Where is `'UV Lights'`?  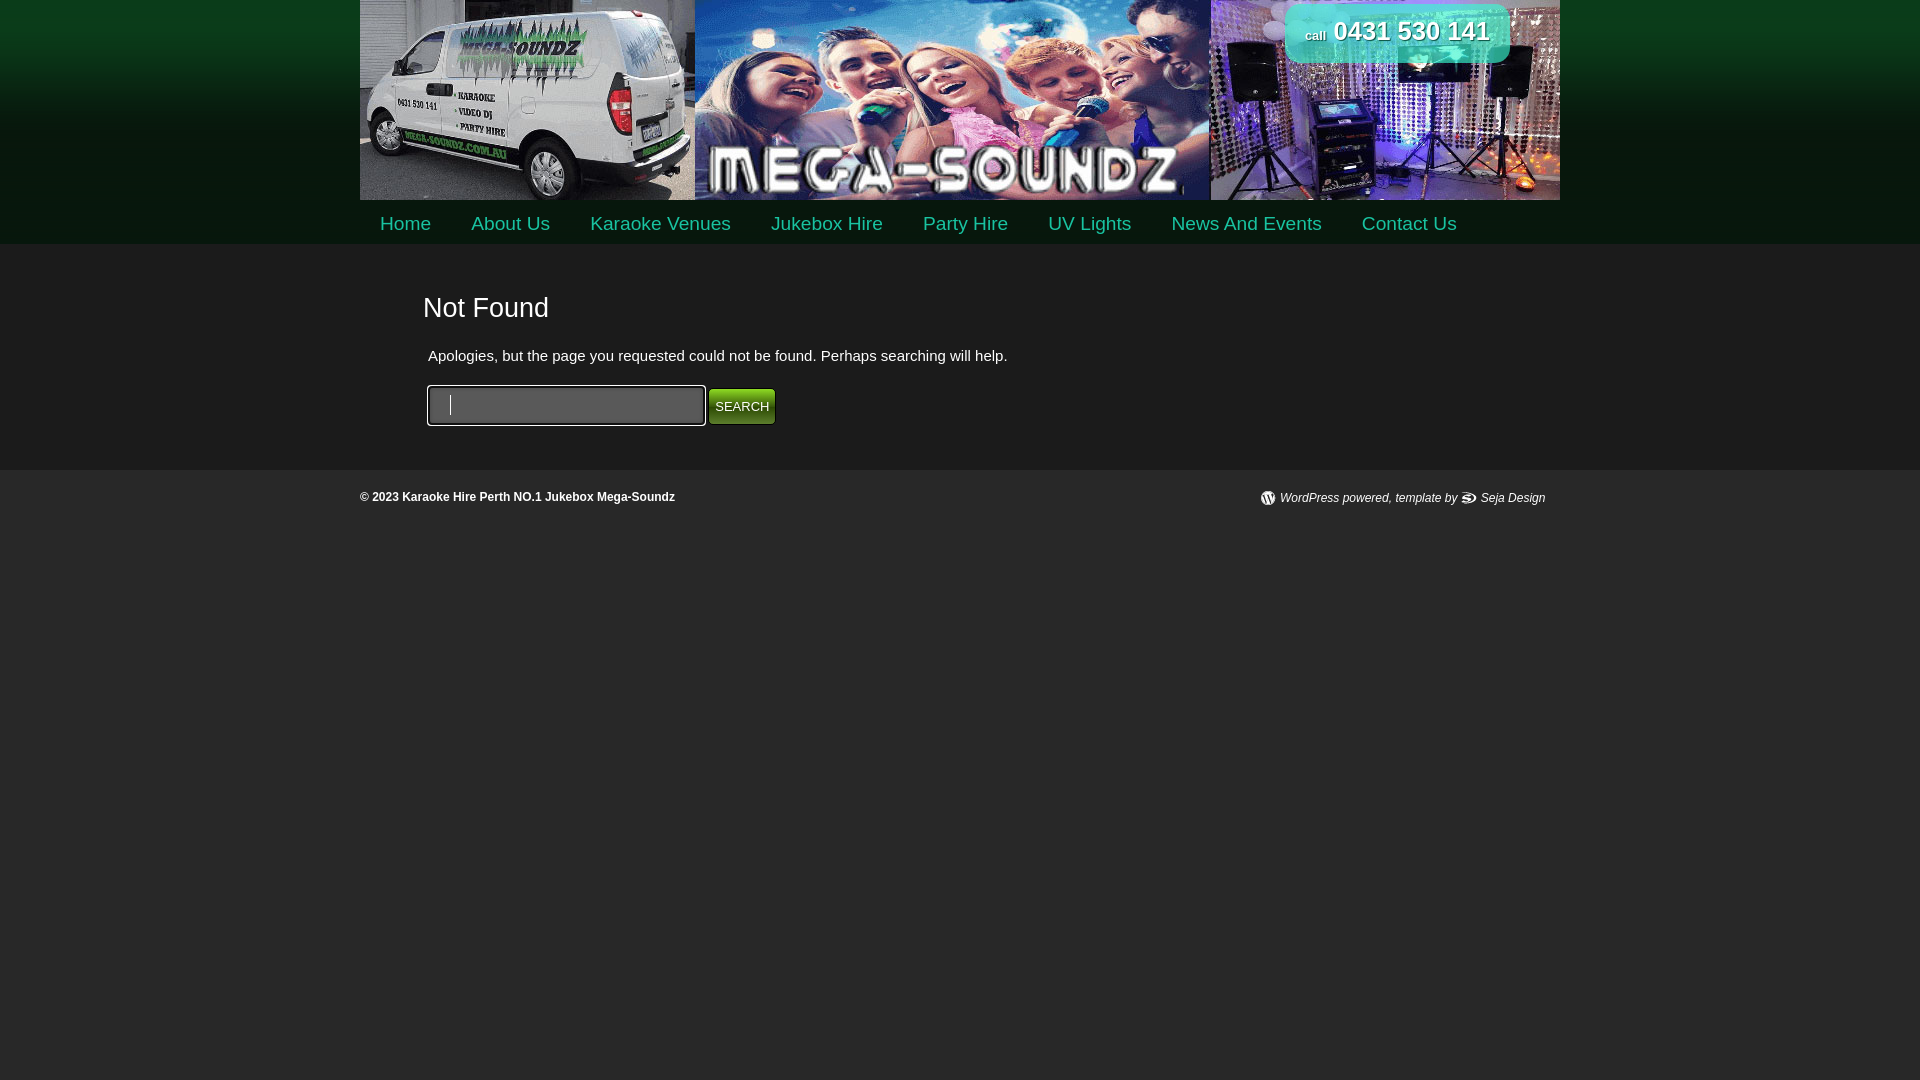
'UV Lights' is located at coordinates (1088, 223).